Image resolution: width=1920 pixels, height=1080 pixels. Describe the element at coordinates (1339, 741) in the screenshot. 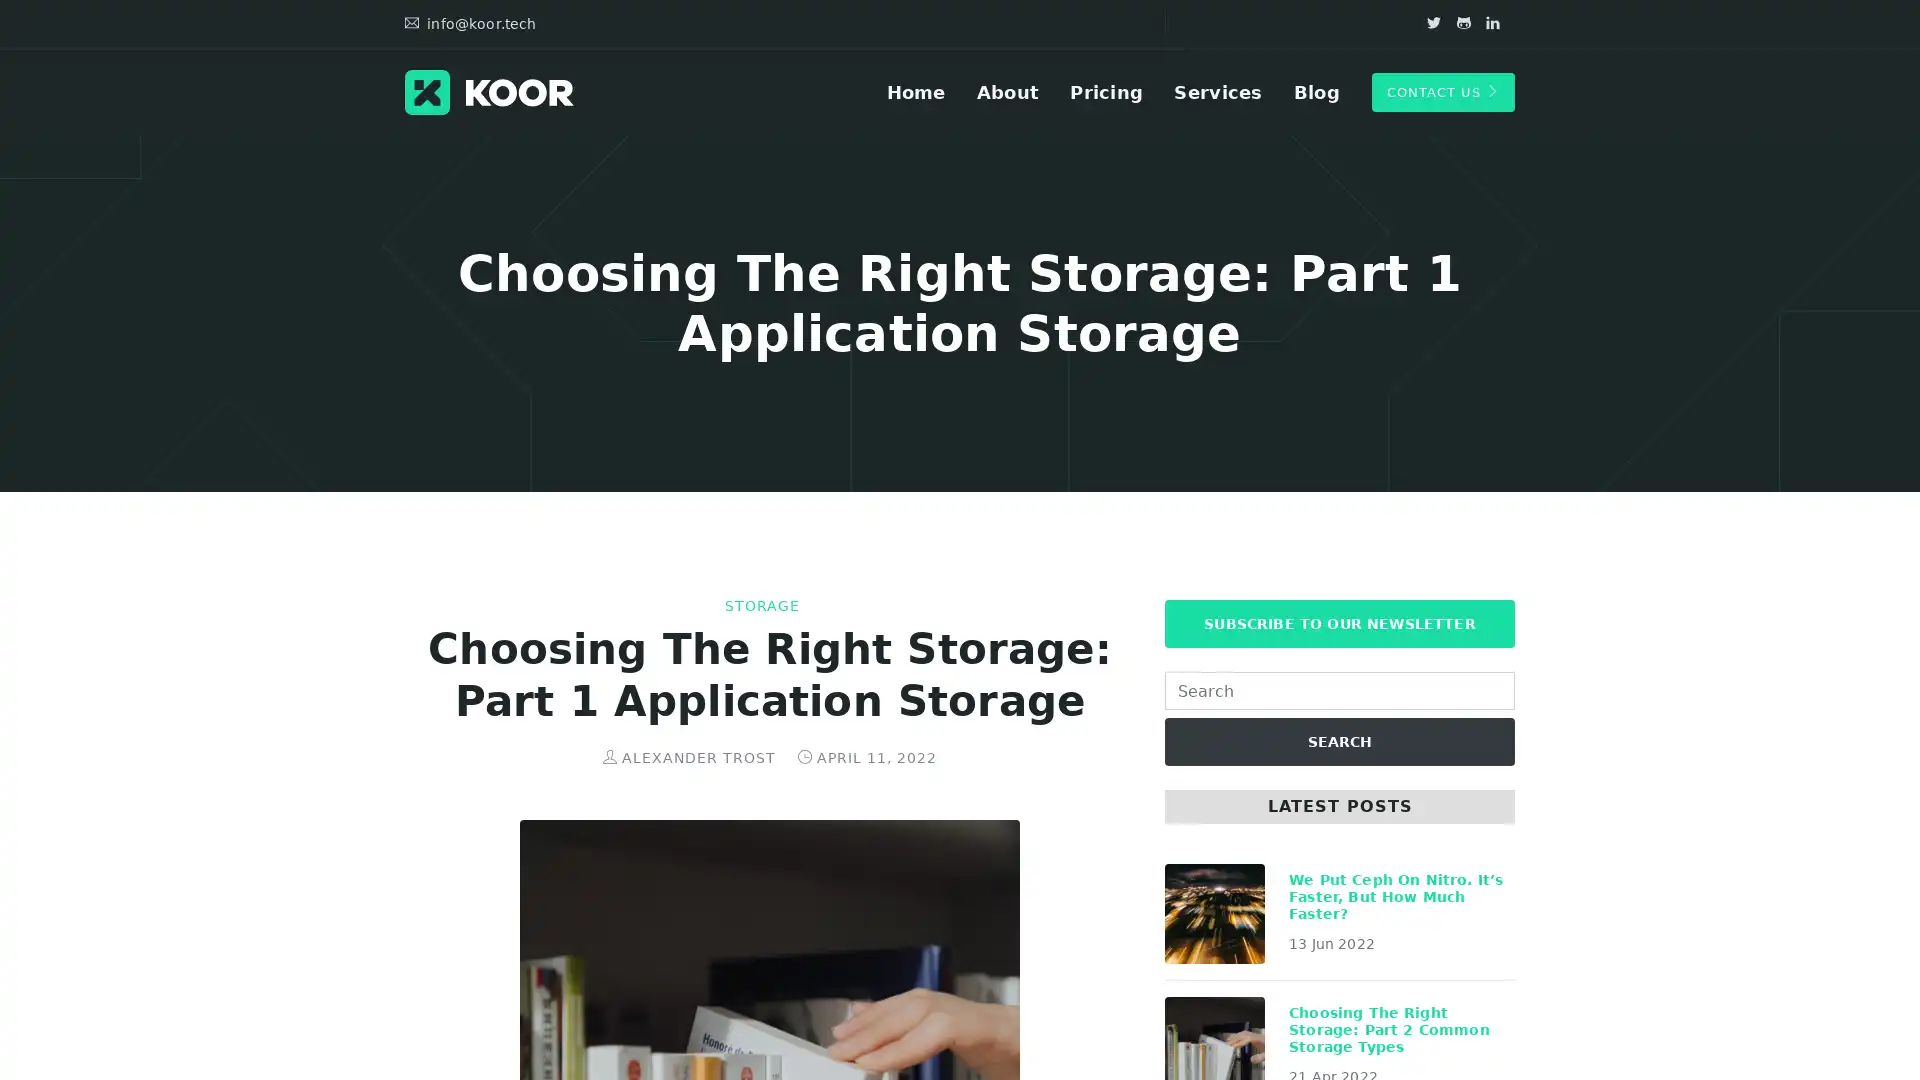

I see `SEARCH` at that location.